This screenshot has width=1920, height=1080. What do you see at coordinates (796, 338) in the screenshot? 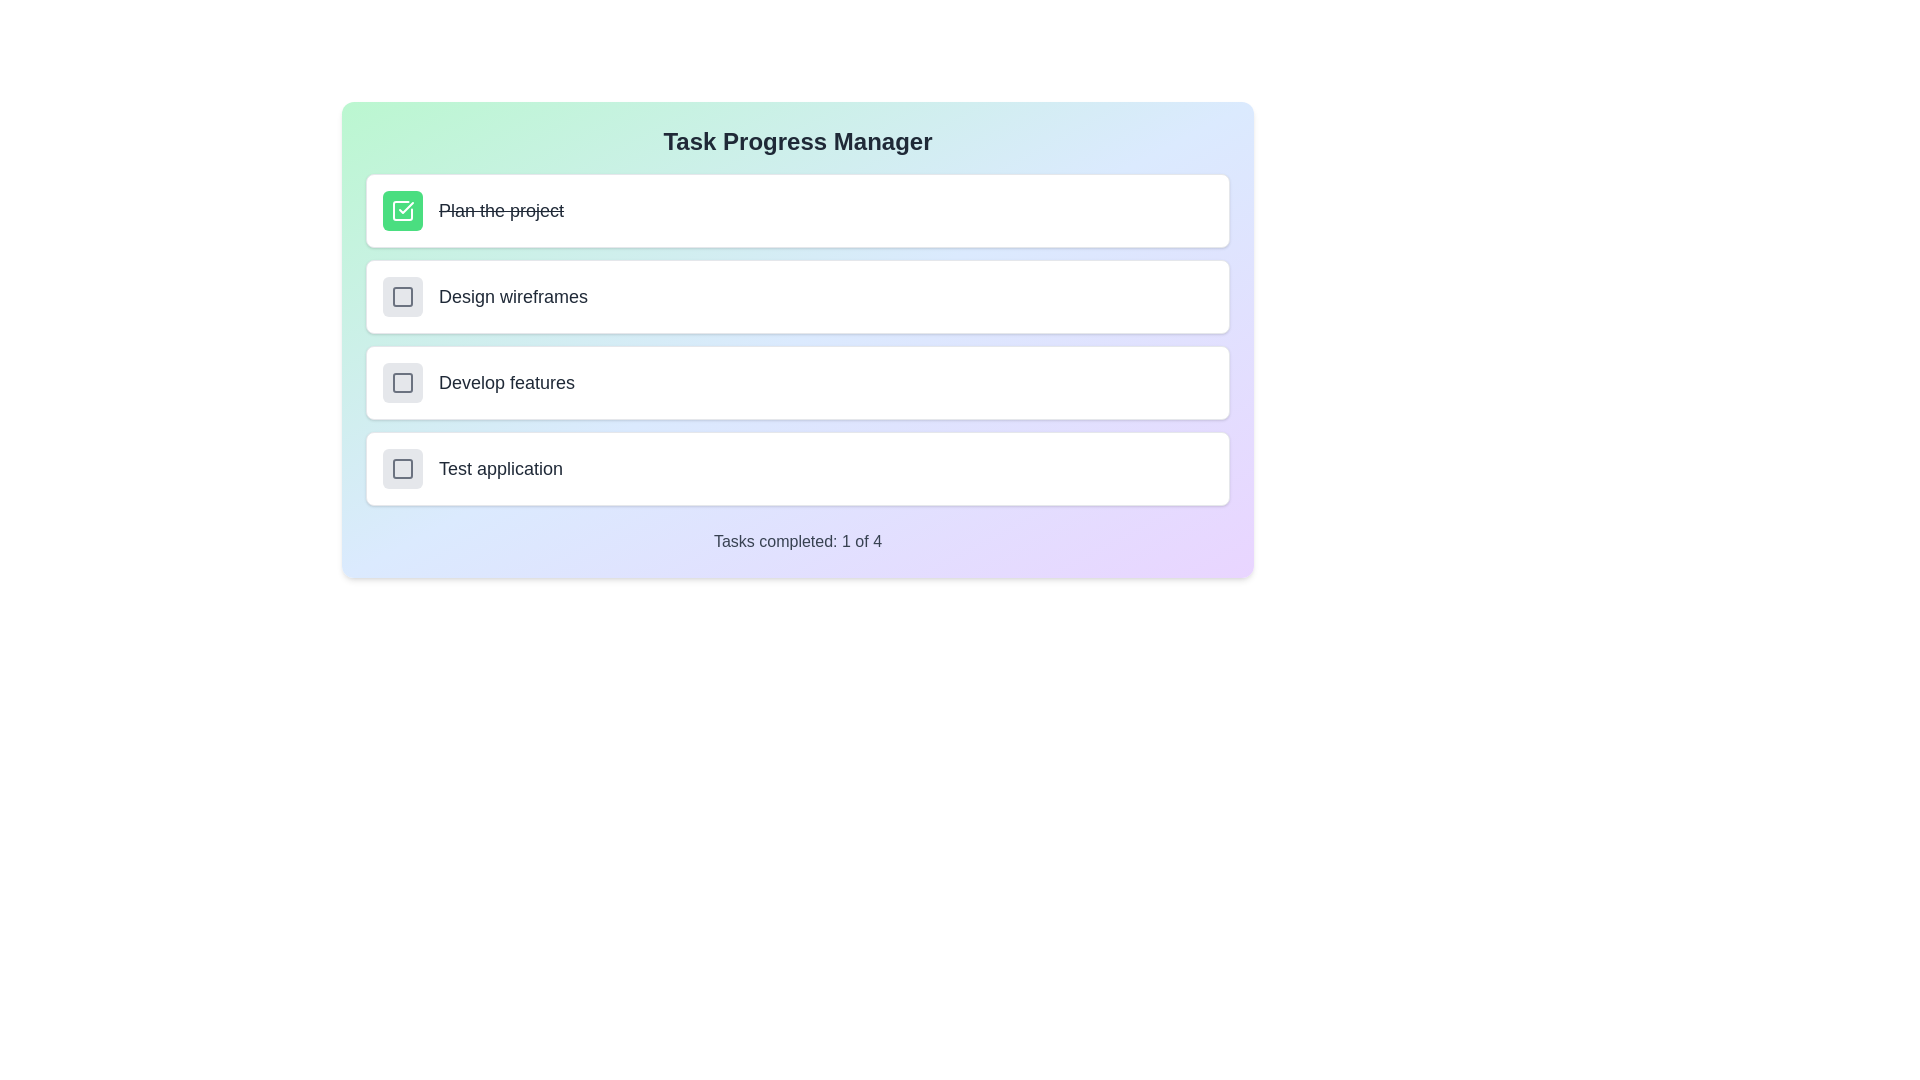
I see `an individual task within the task list displayed under the 'Task Progress Manager' heading to interact with it` at bounding box center [796, 338].